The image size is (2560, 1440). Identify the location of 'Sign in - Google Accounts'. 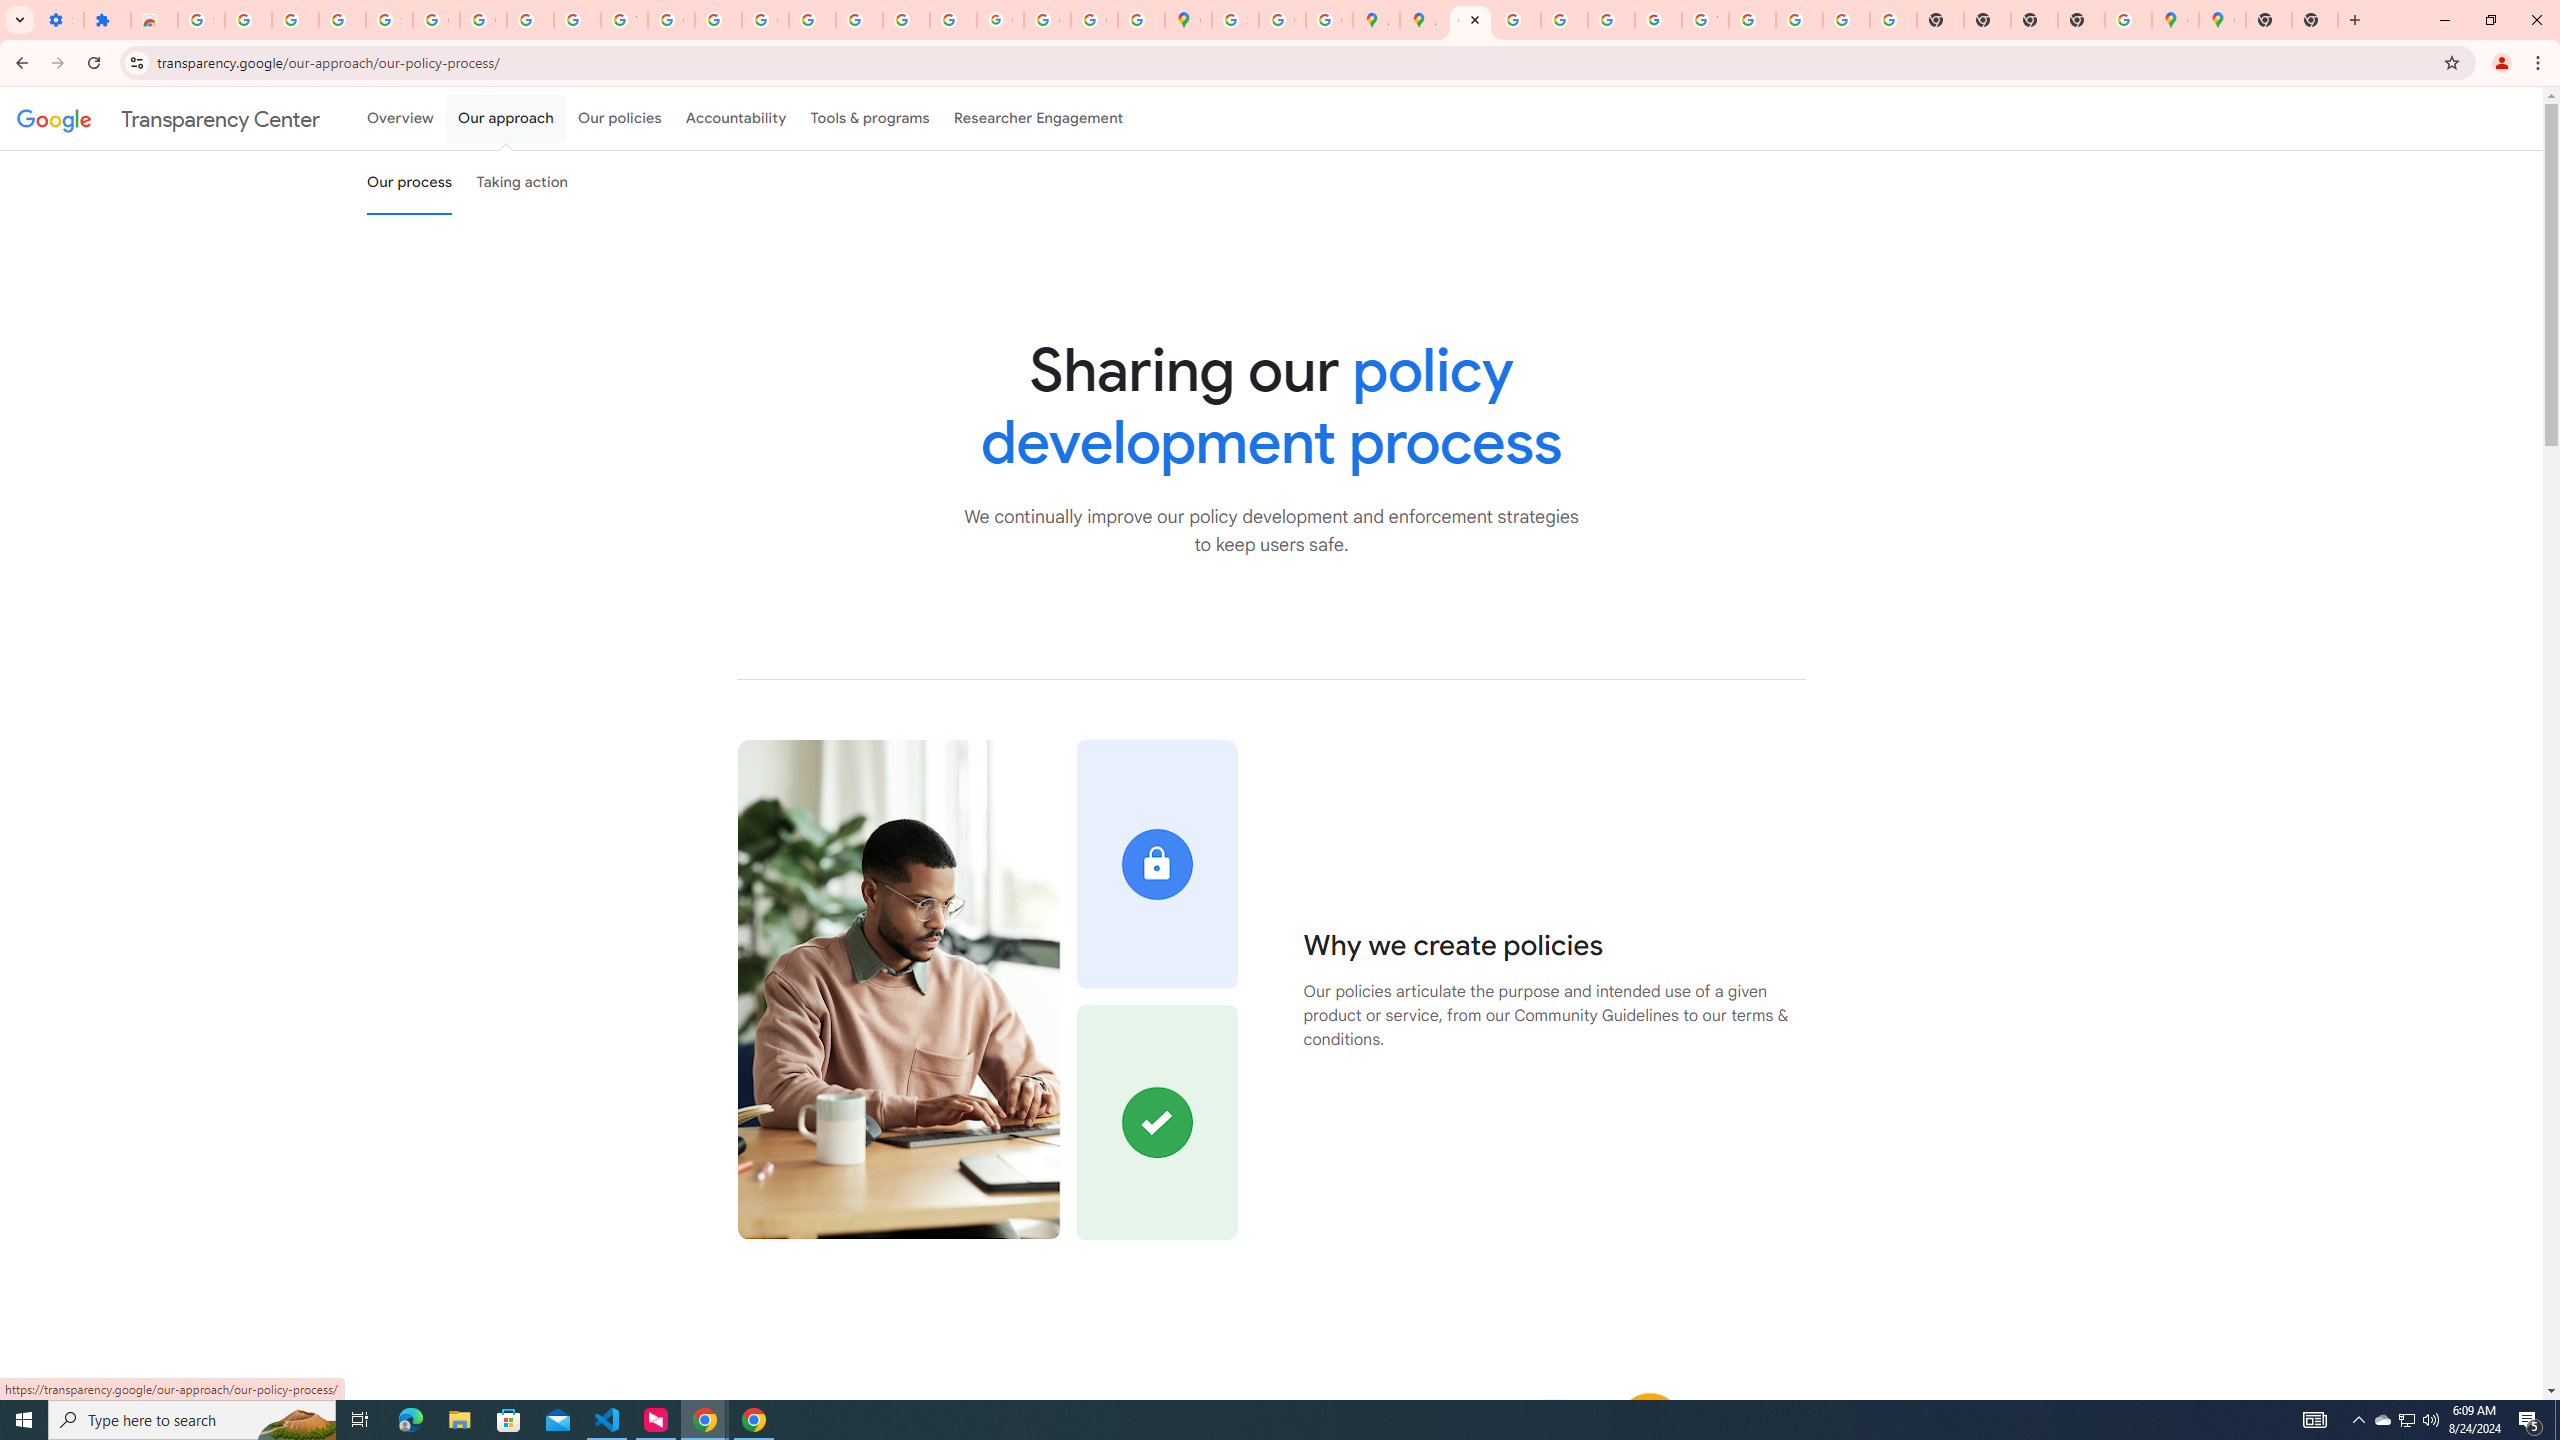
(199, 19).